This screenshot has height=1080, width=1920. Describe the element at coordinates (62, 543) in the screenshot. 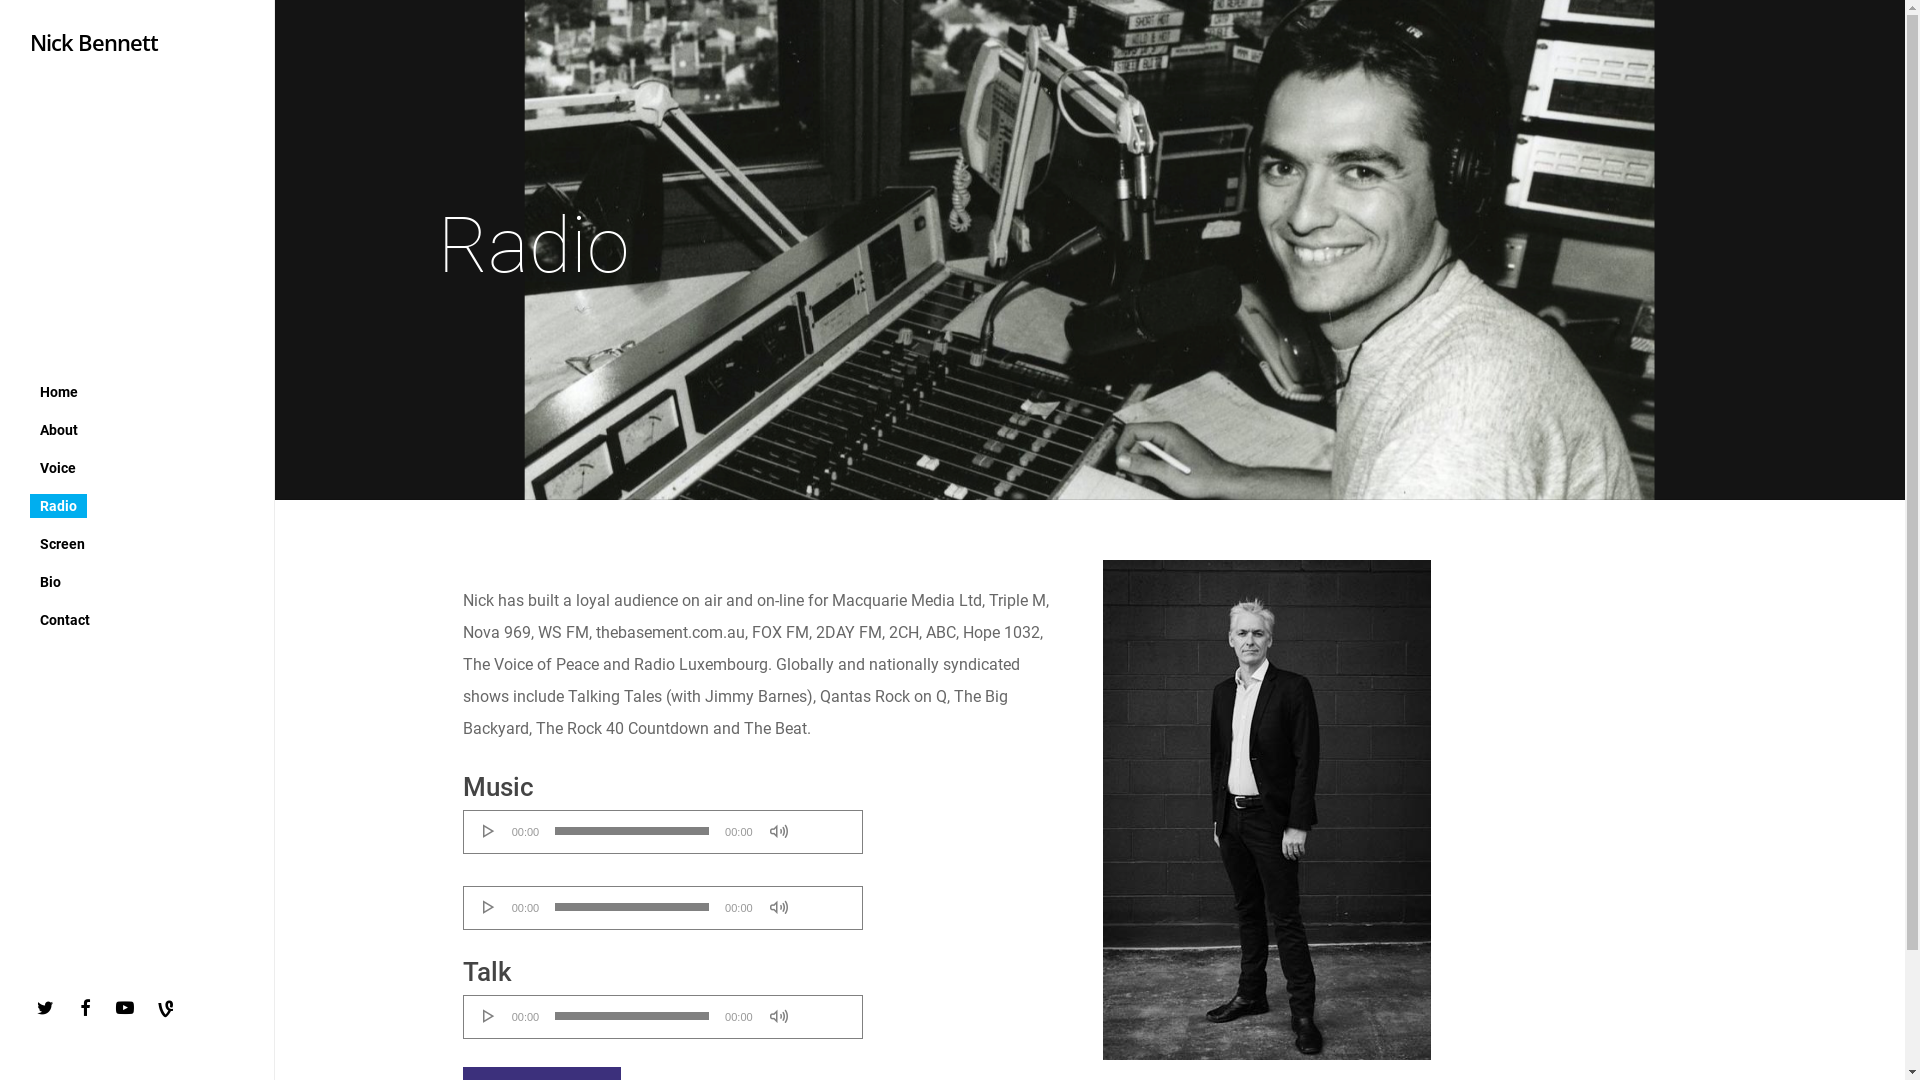

I see `'Screen'` at that location.